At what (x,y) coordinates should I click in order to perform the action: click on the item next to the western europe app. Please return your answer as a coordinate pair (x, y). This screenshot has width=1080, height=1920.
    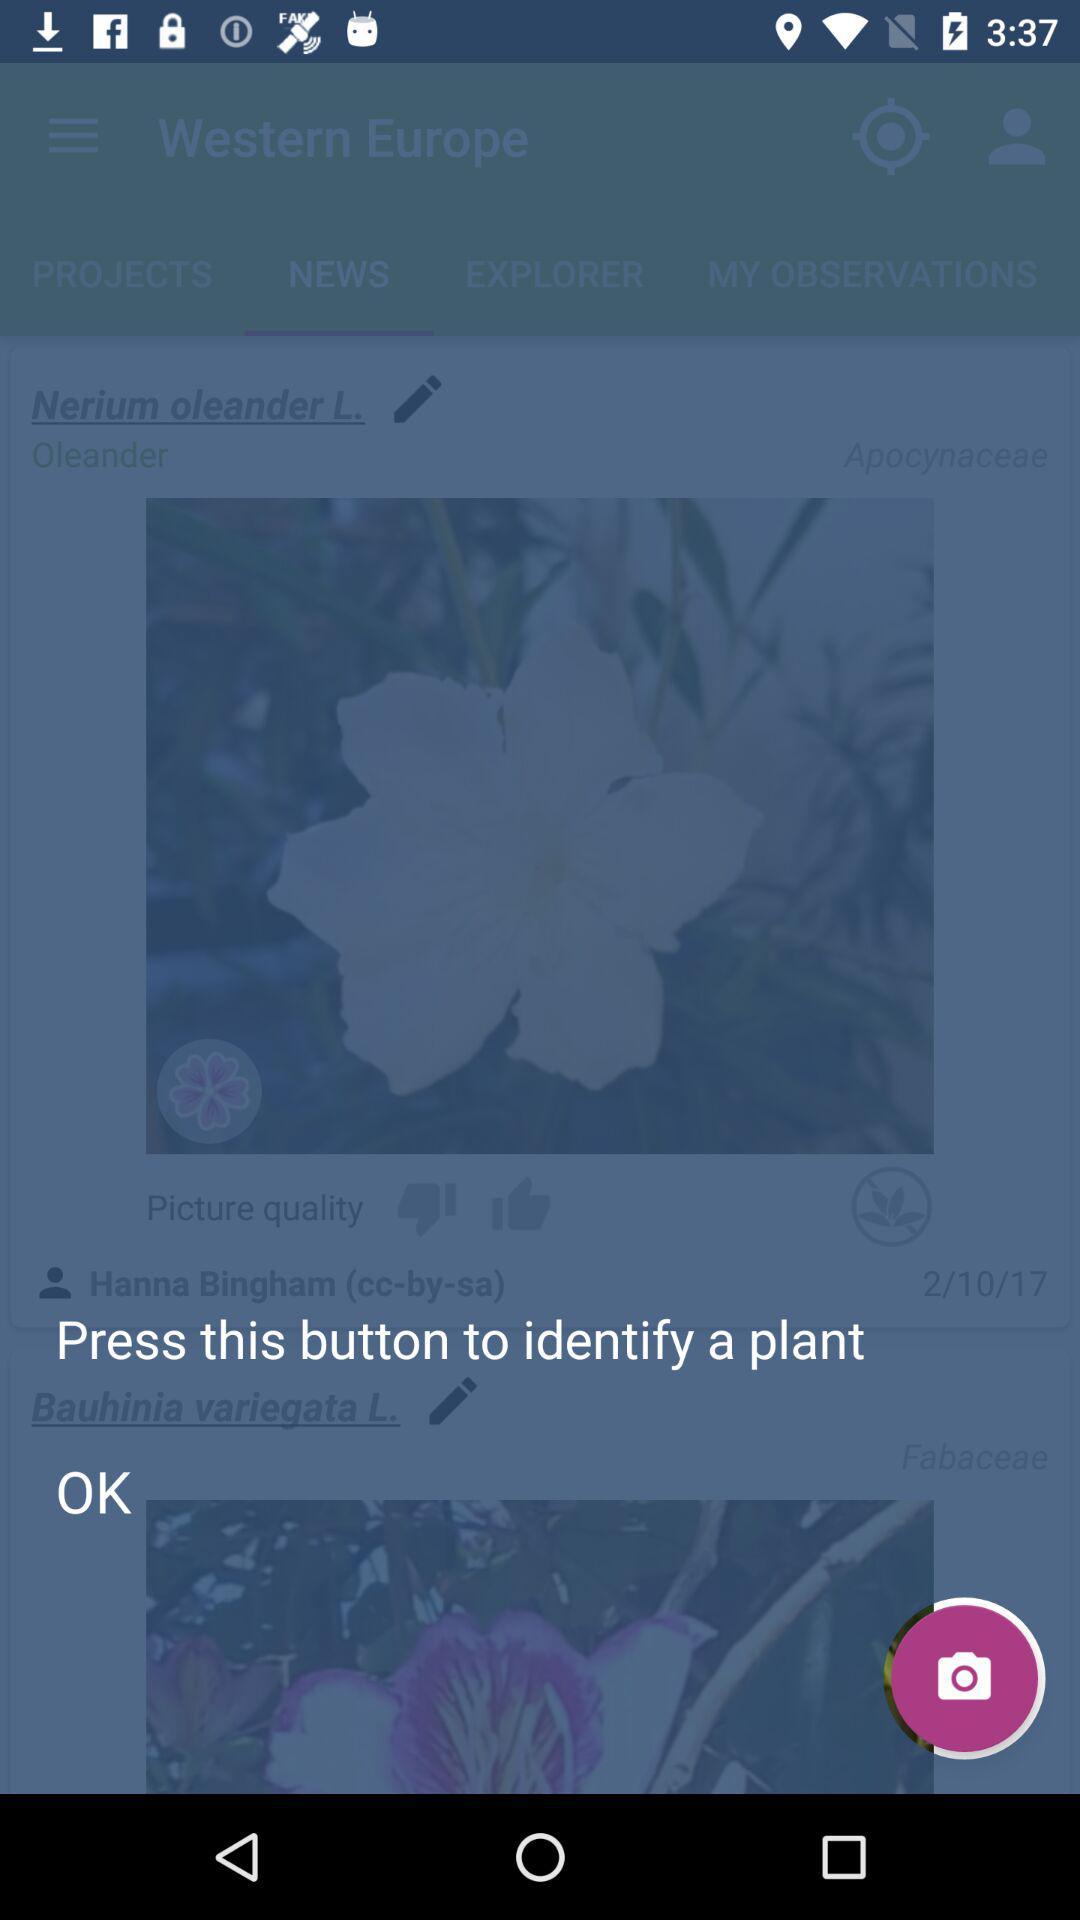
    Looking at the image, I should click on (72, 135).